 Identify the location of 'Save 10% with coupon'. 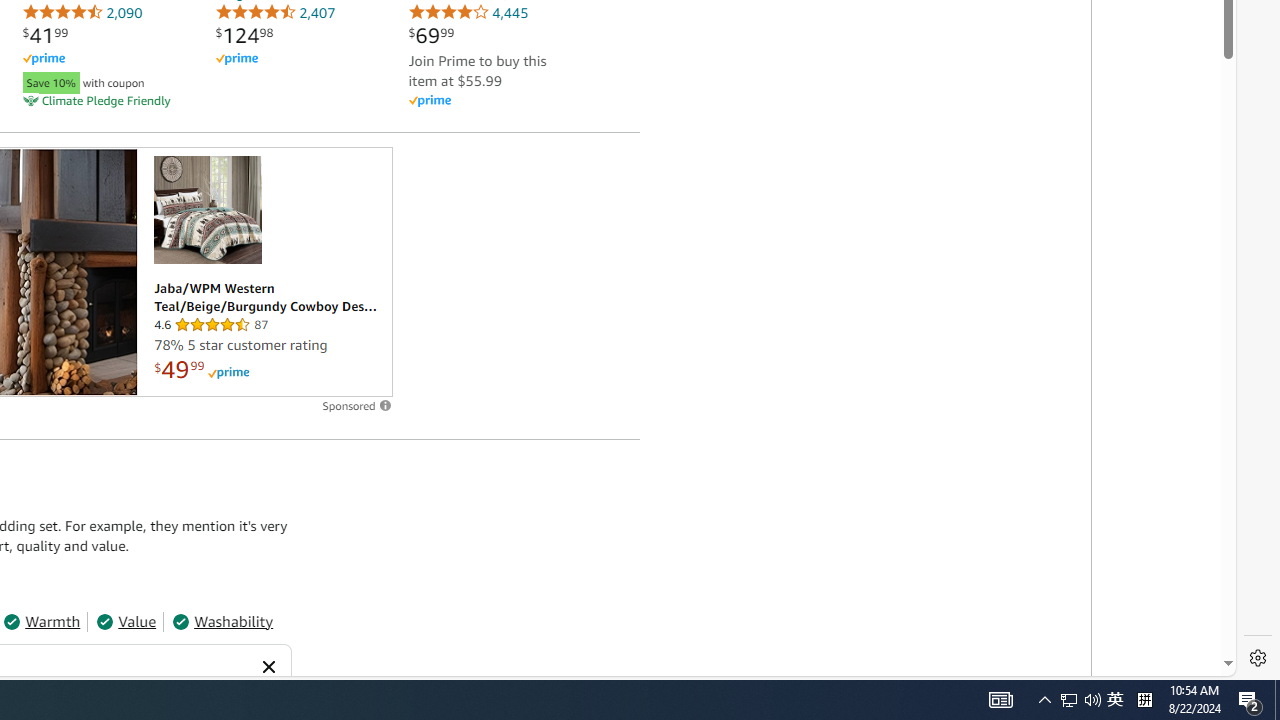
(101, 79).